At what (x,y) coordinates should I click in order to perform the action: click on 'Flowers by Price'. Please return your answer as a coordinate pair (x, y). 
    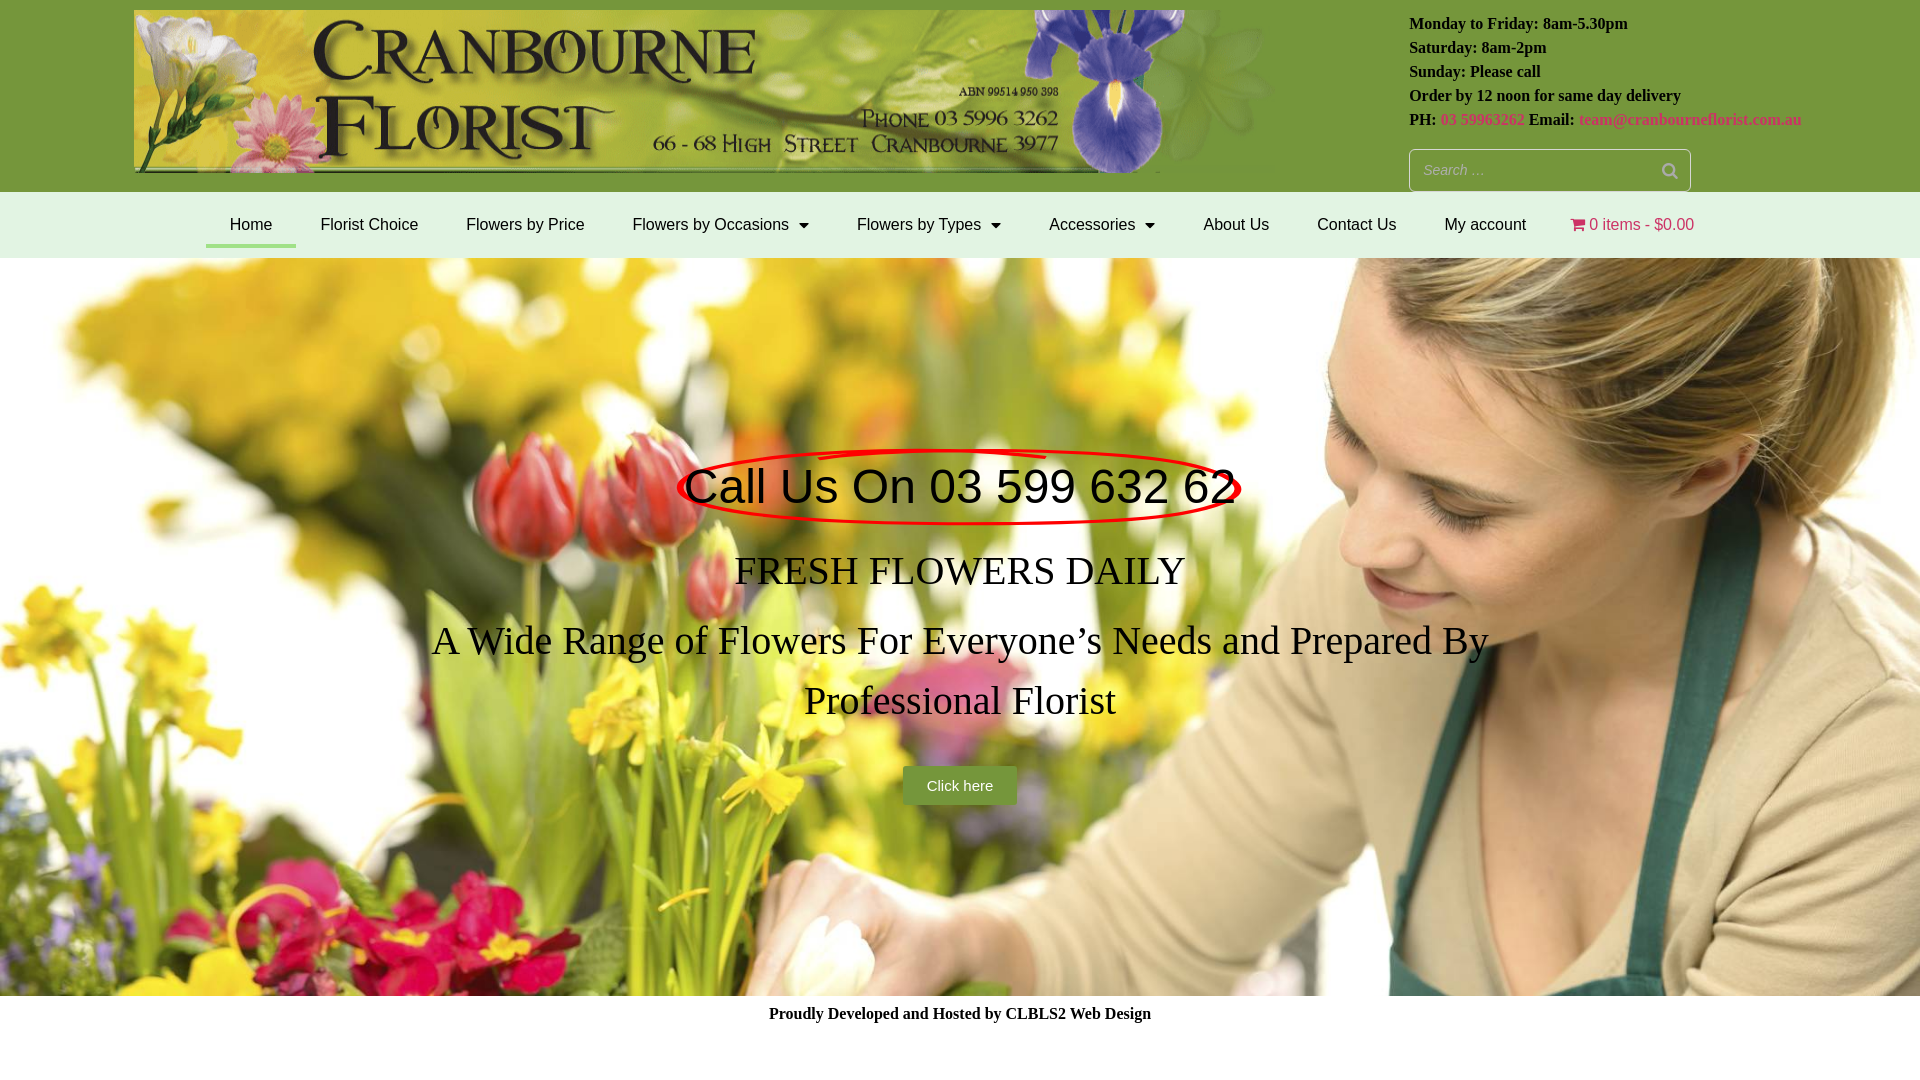
    Looking at the image, I should click on (440, 224).